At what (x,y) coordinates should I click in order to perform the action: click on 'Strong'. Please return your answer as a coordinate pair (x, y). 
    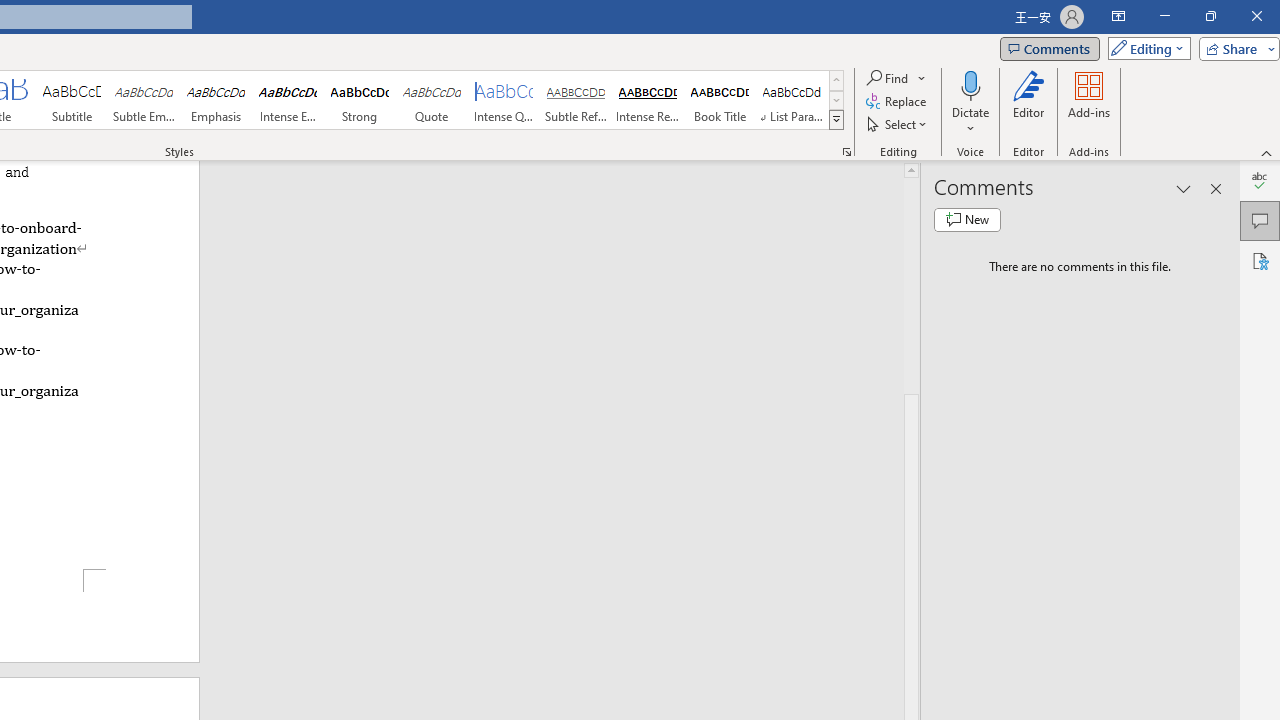
    Looking at the image, I should click on (359, 100).